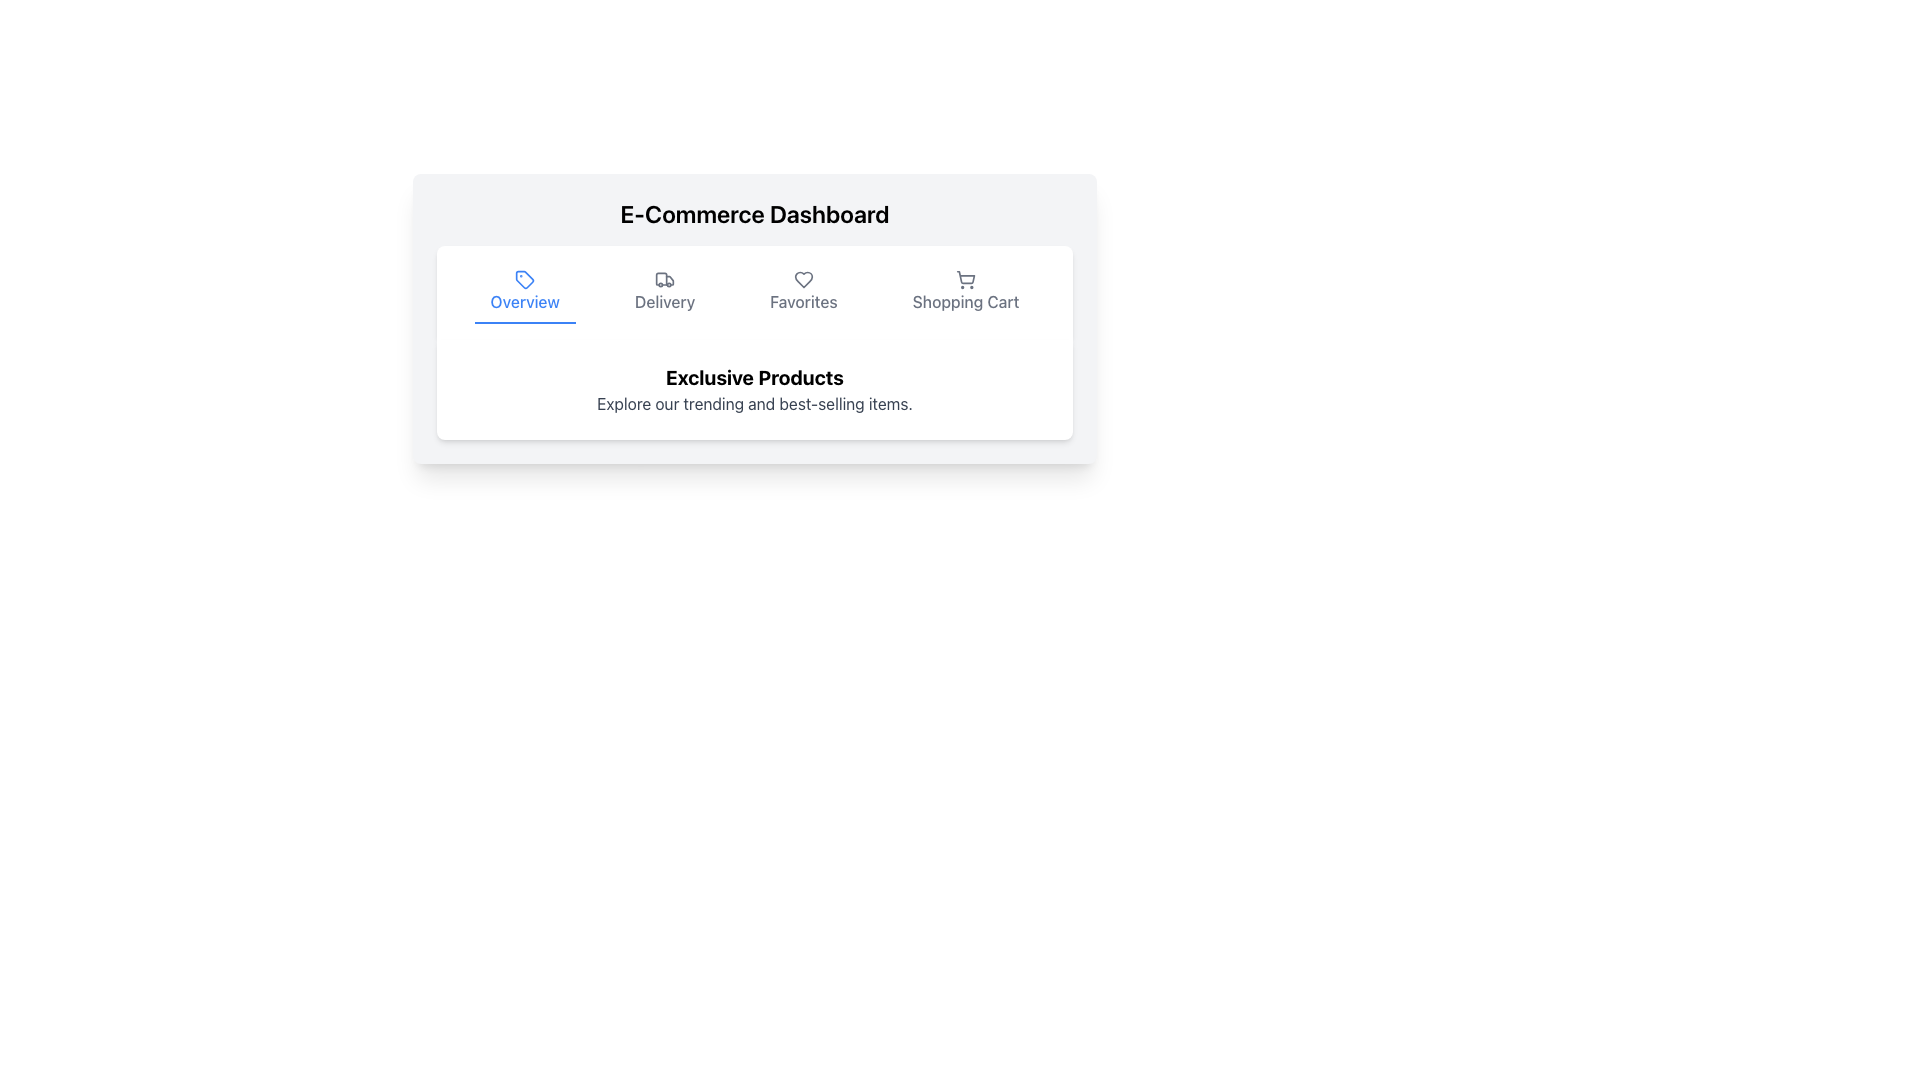 The width and height of the screenshot is (1920, 1080). What do you see at coordinates (965, 280) in the screenshot?
I see `the shopping cart icon, which is a minimalistic vector graphic located in the 'Shopping Cart' section of the navigation bar` at bounding box center [965, 280].